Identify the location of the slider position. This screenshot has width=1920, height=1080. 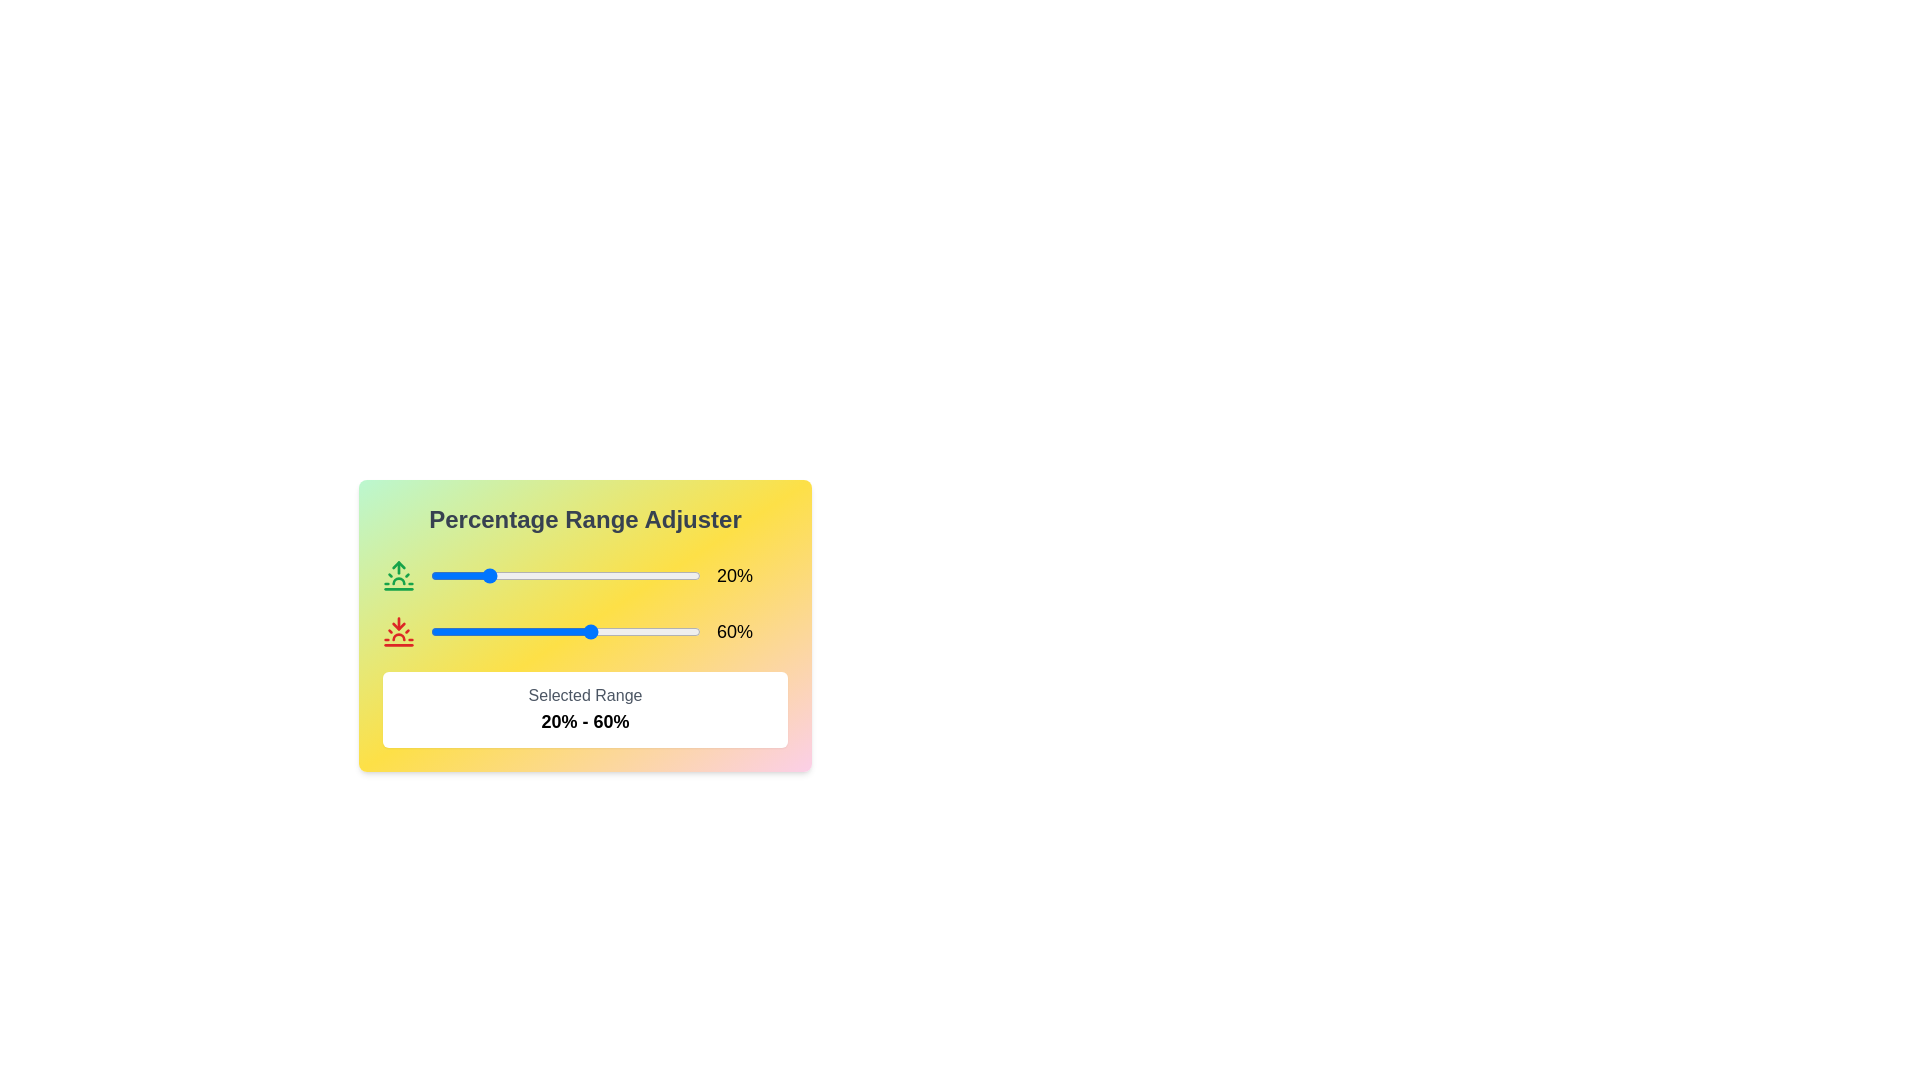
(659, 632).